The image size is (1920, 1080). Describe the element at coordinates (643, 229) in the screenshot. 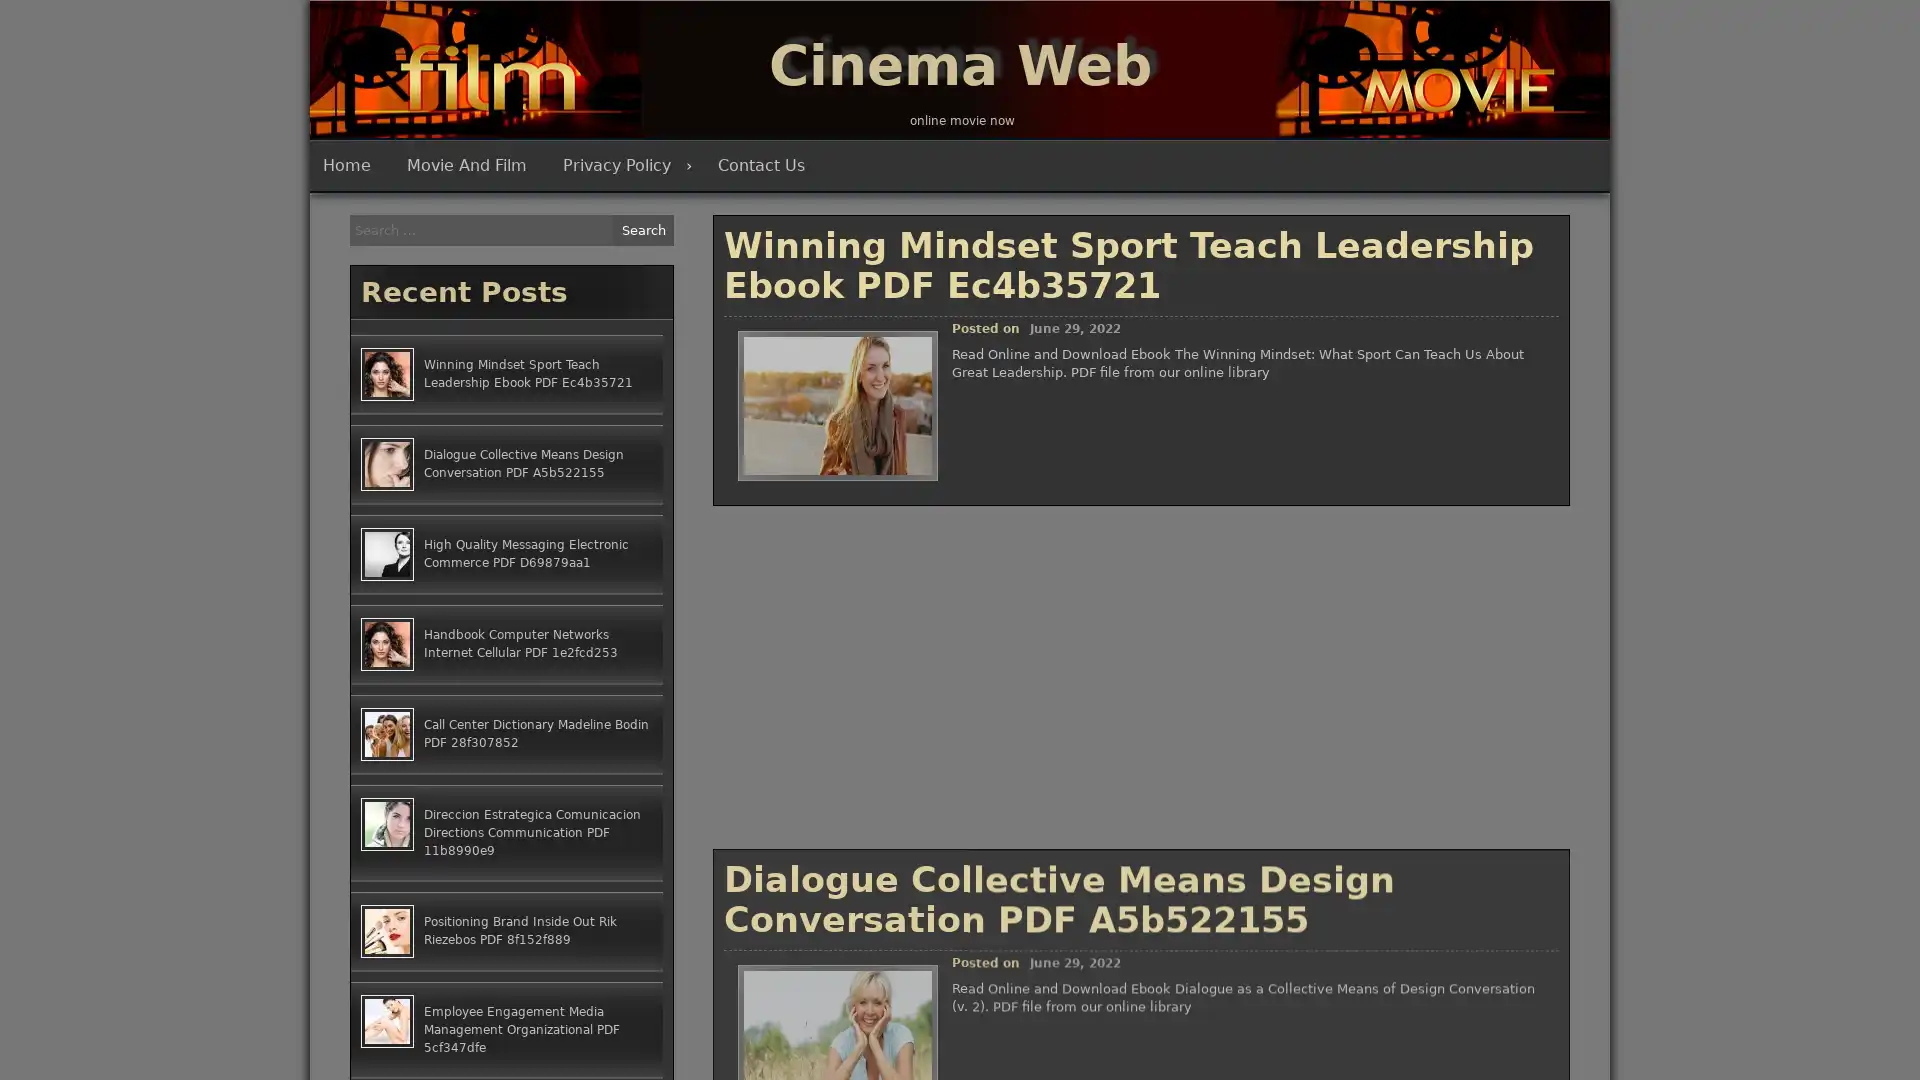

I see `Search` at that location.